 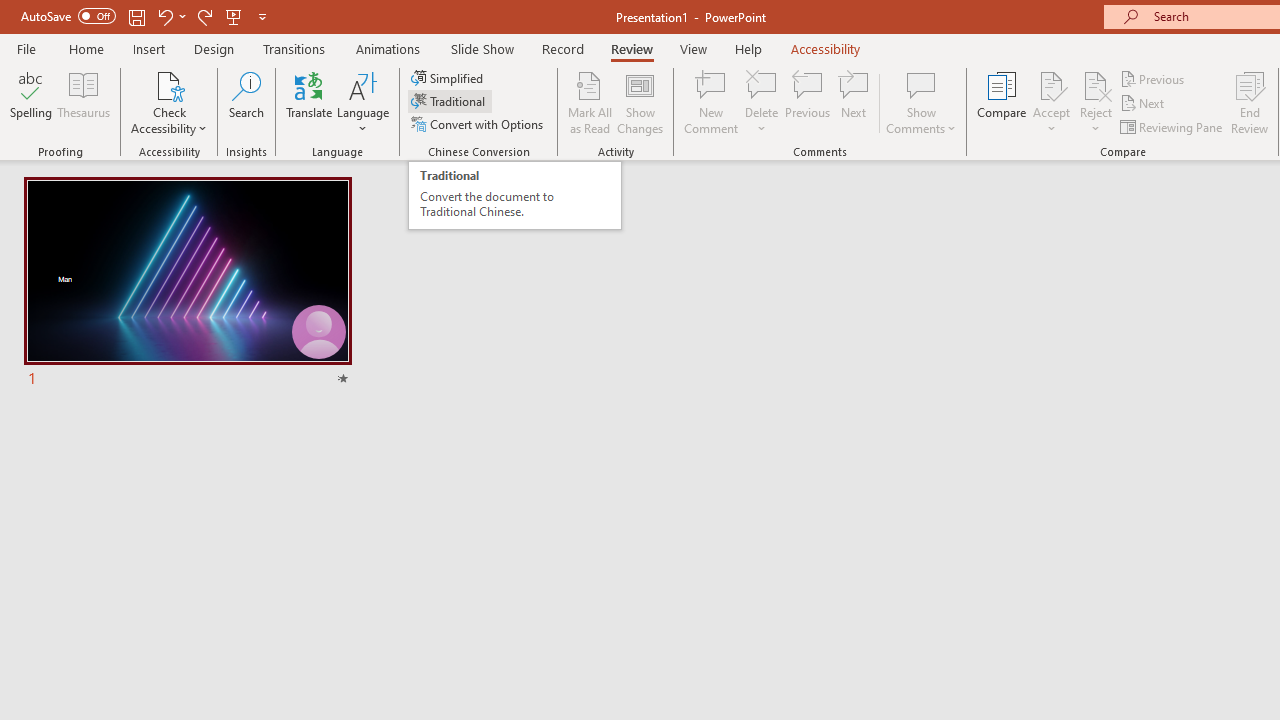 I want to click on 'Translate', so click(x=308, y=103).